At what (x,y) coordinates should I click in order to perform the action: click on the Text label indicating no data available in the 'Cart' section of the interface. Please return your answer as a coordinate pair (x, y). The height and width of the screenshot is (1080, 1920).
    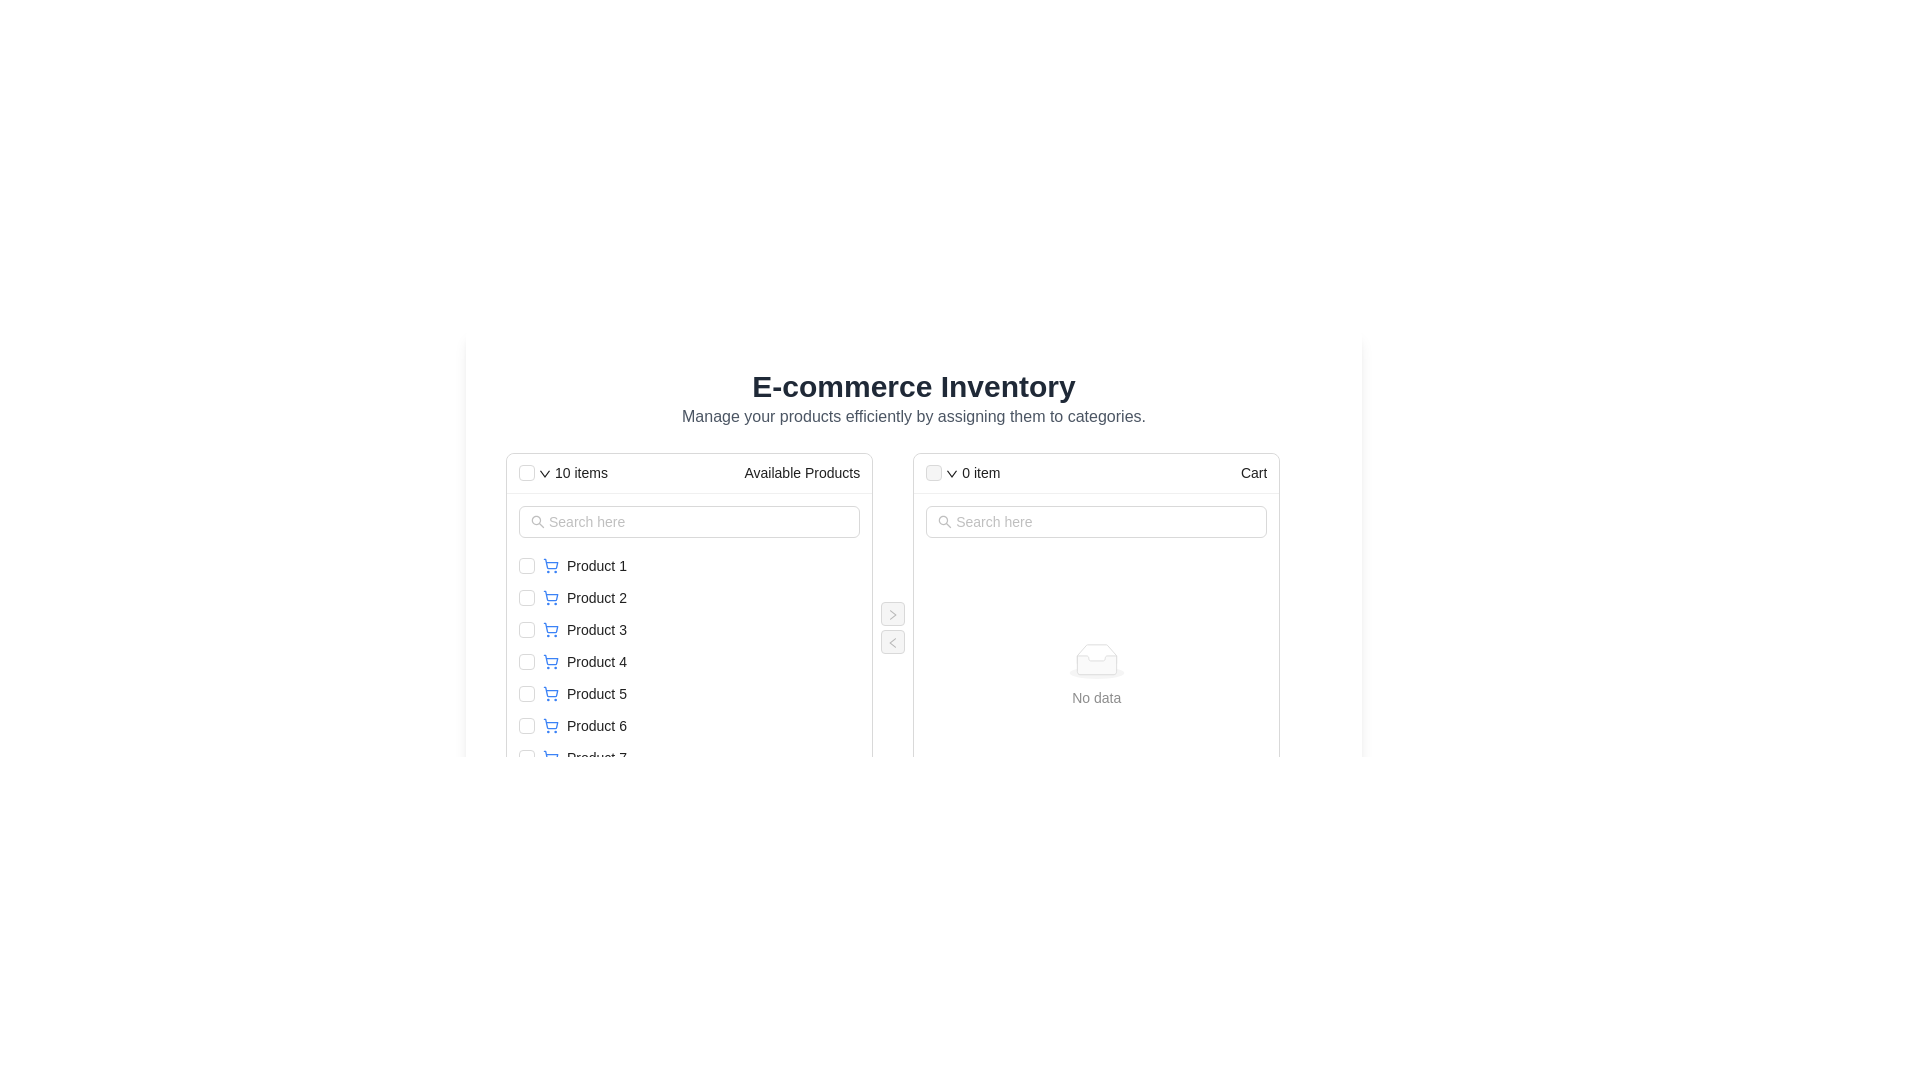
    Looking at the image, I should click on (1095, 696).